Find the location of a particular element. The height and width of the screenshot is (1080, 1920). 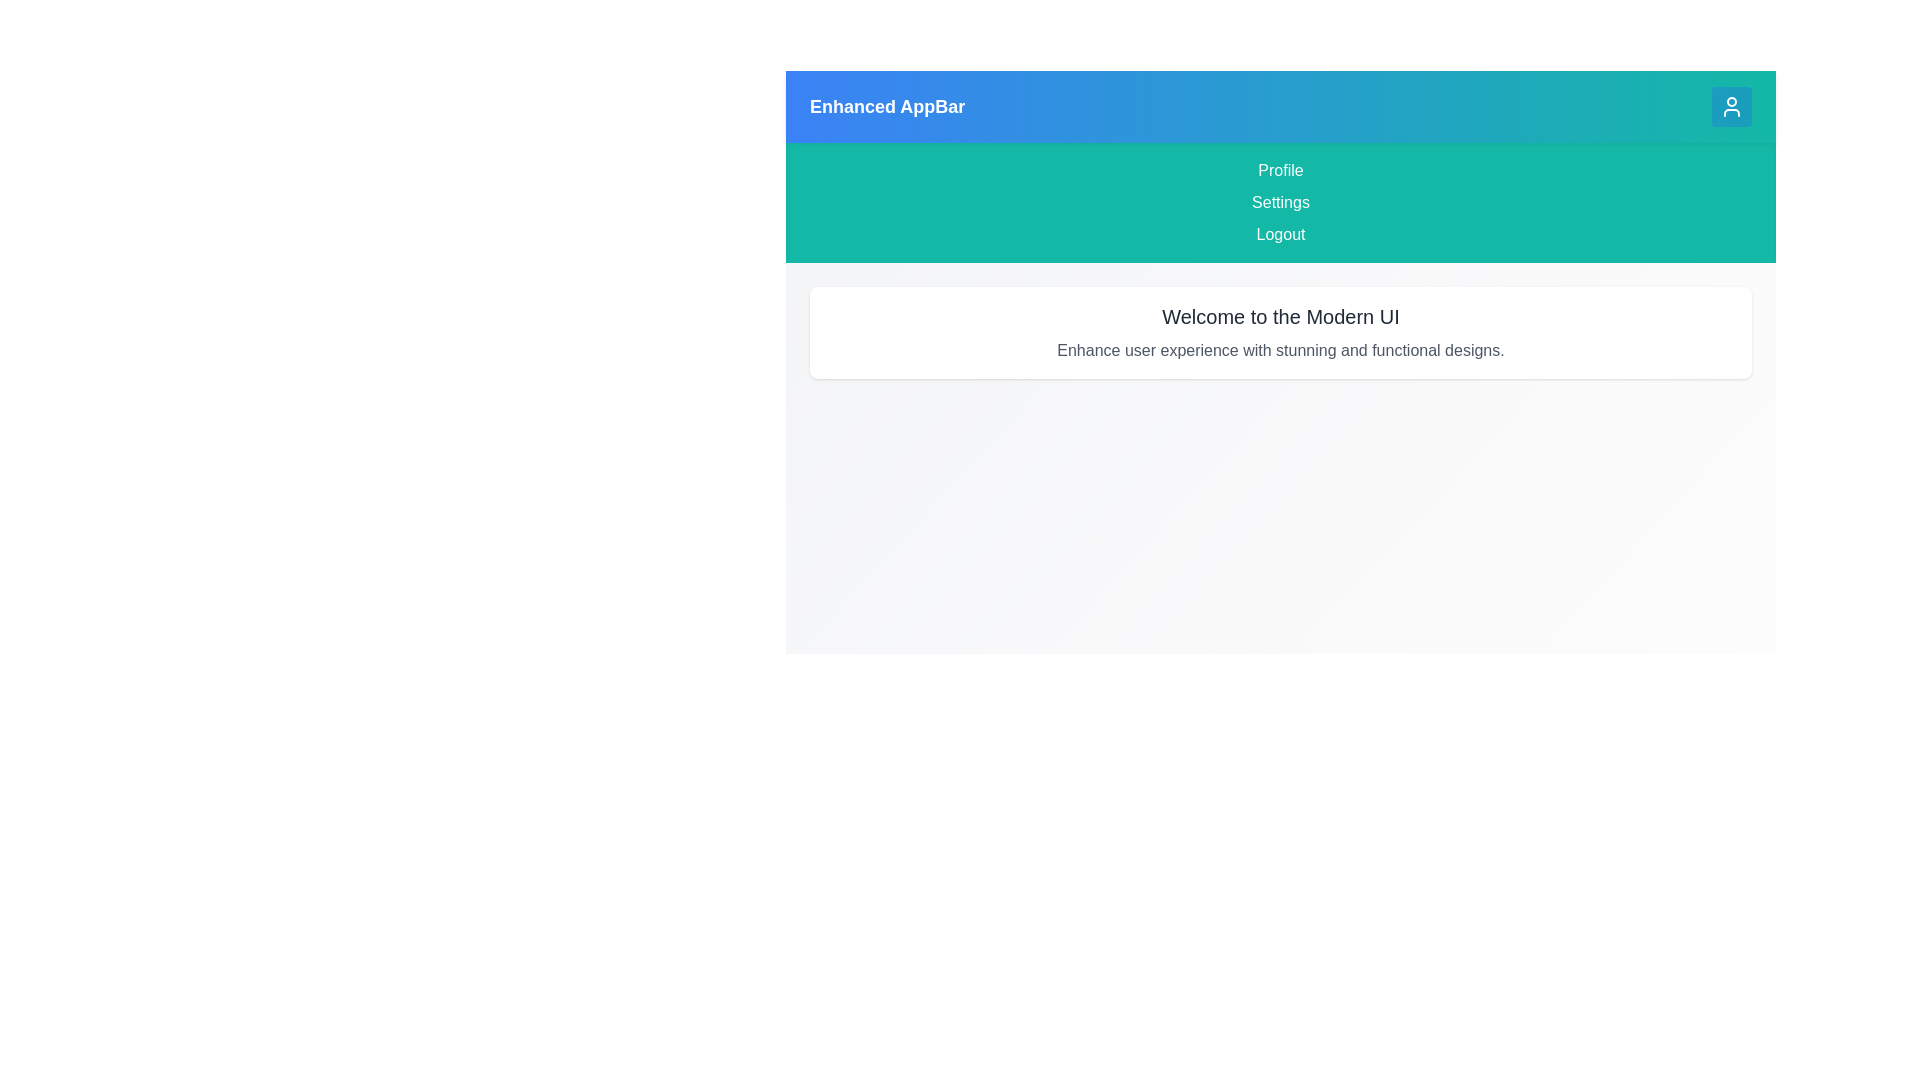

the user icon button to toggle the menu visibility is located at coordinates (1731, 107).